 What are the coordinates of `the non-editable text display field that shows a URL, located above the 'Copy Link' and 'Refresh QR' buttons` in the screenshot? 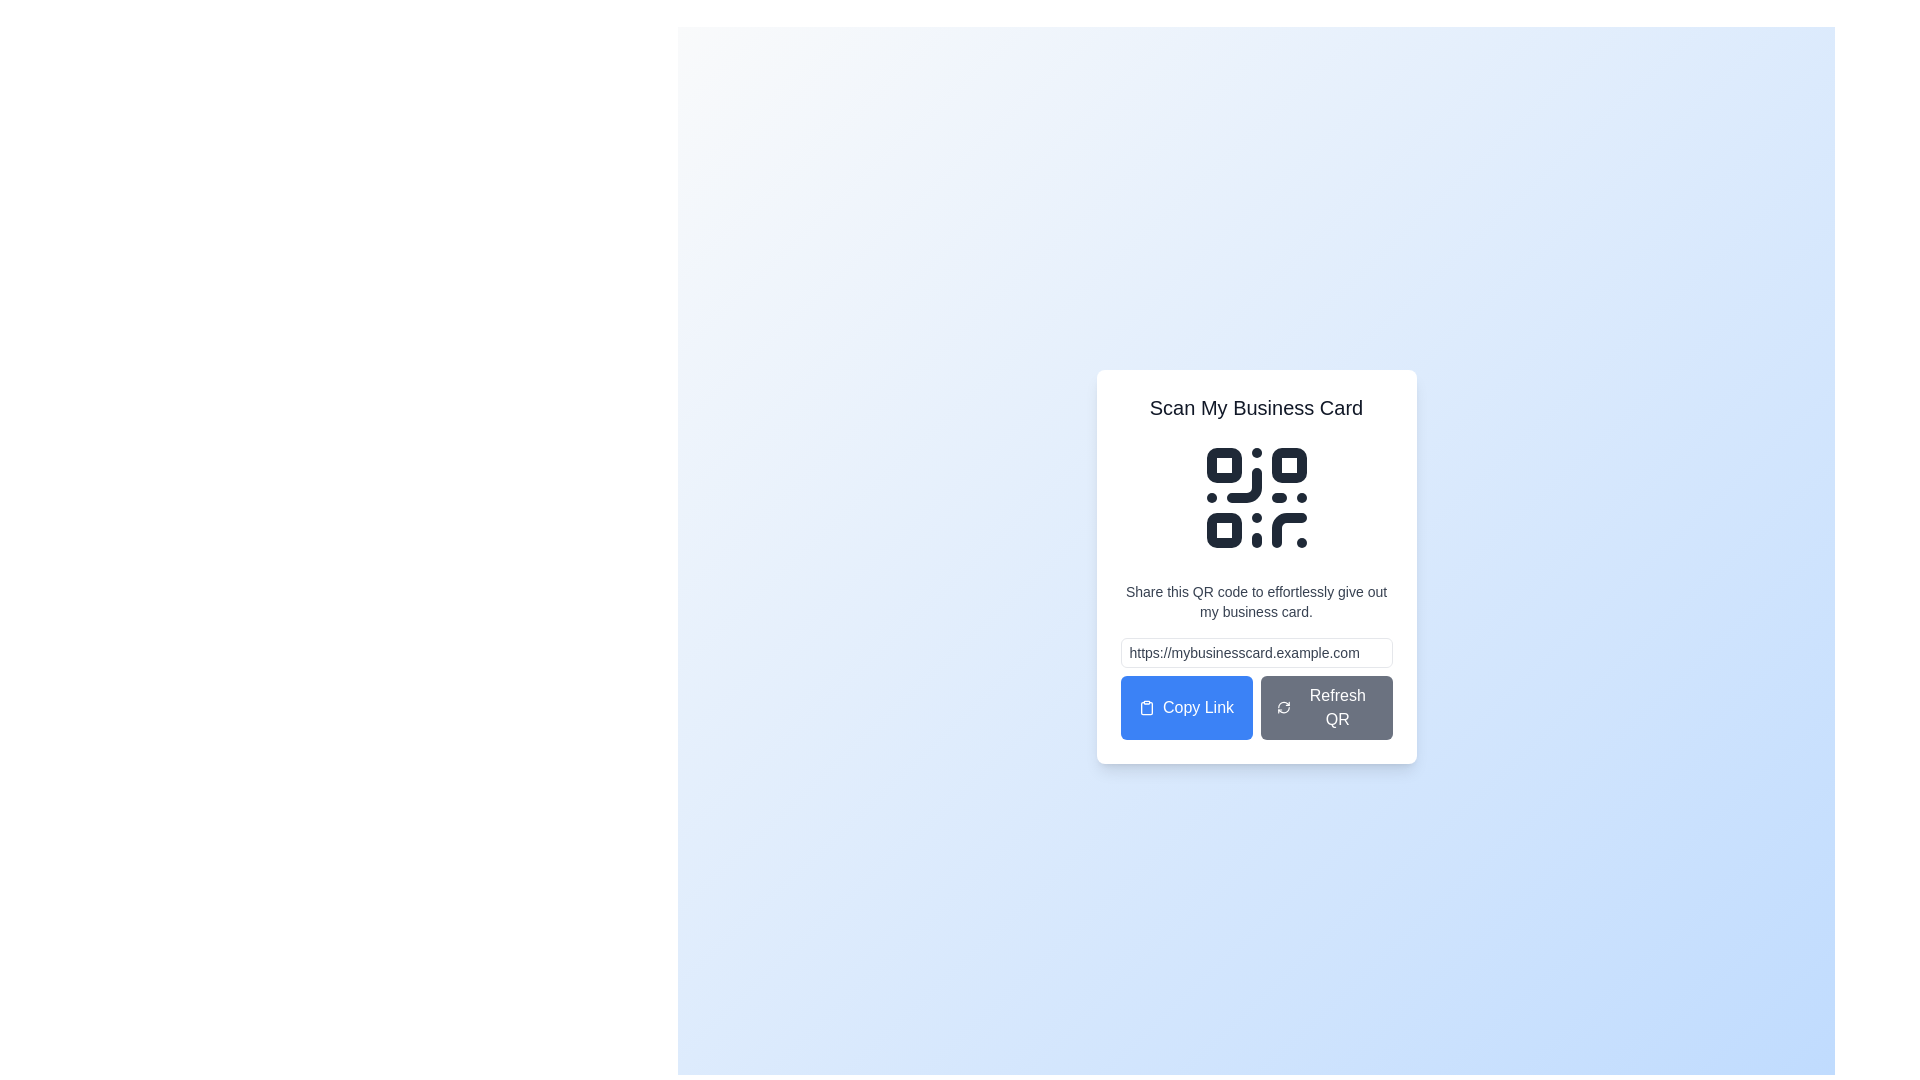 It's located at (1255, 652).